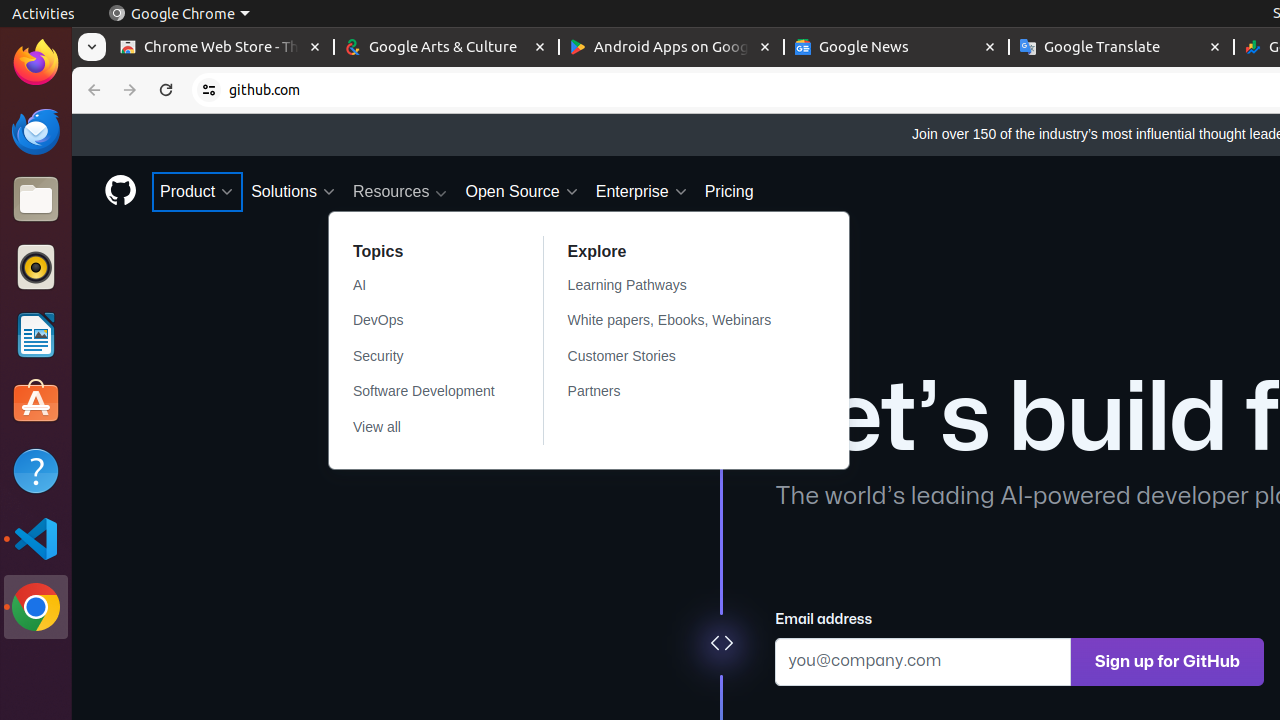 The width and height of the screenshot is (1280, 720). Describe the element at coordinates (35, 403) in the screenshot. I see `'Ubuntu Software'` at that location.